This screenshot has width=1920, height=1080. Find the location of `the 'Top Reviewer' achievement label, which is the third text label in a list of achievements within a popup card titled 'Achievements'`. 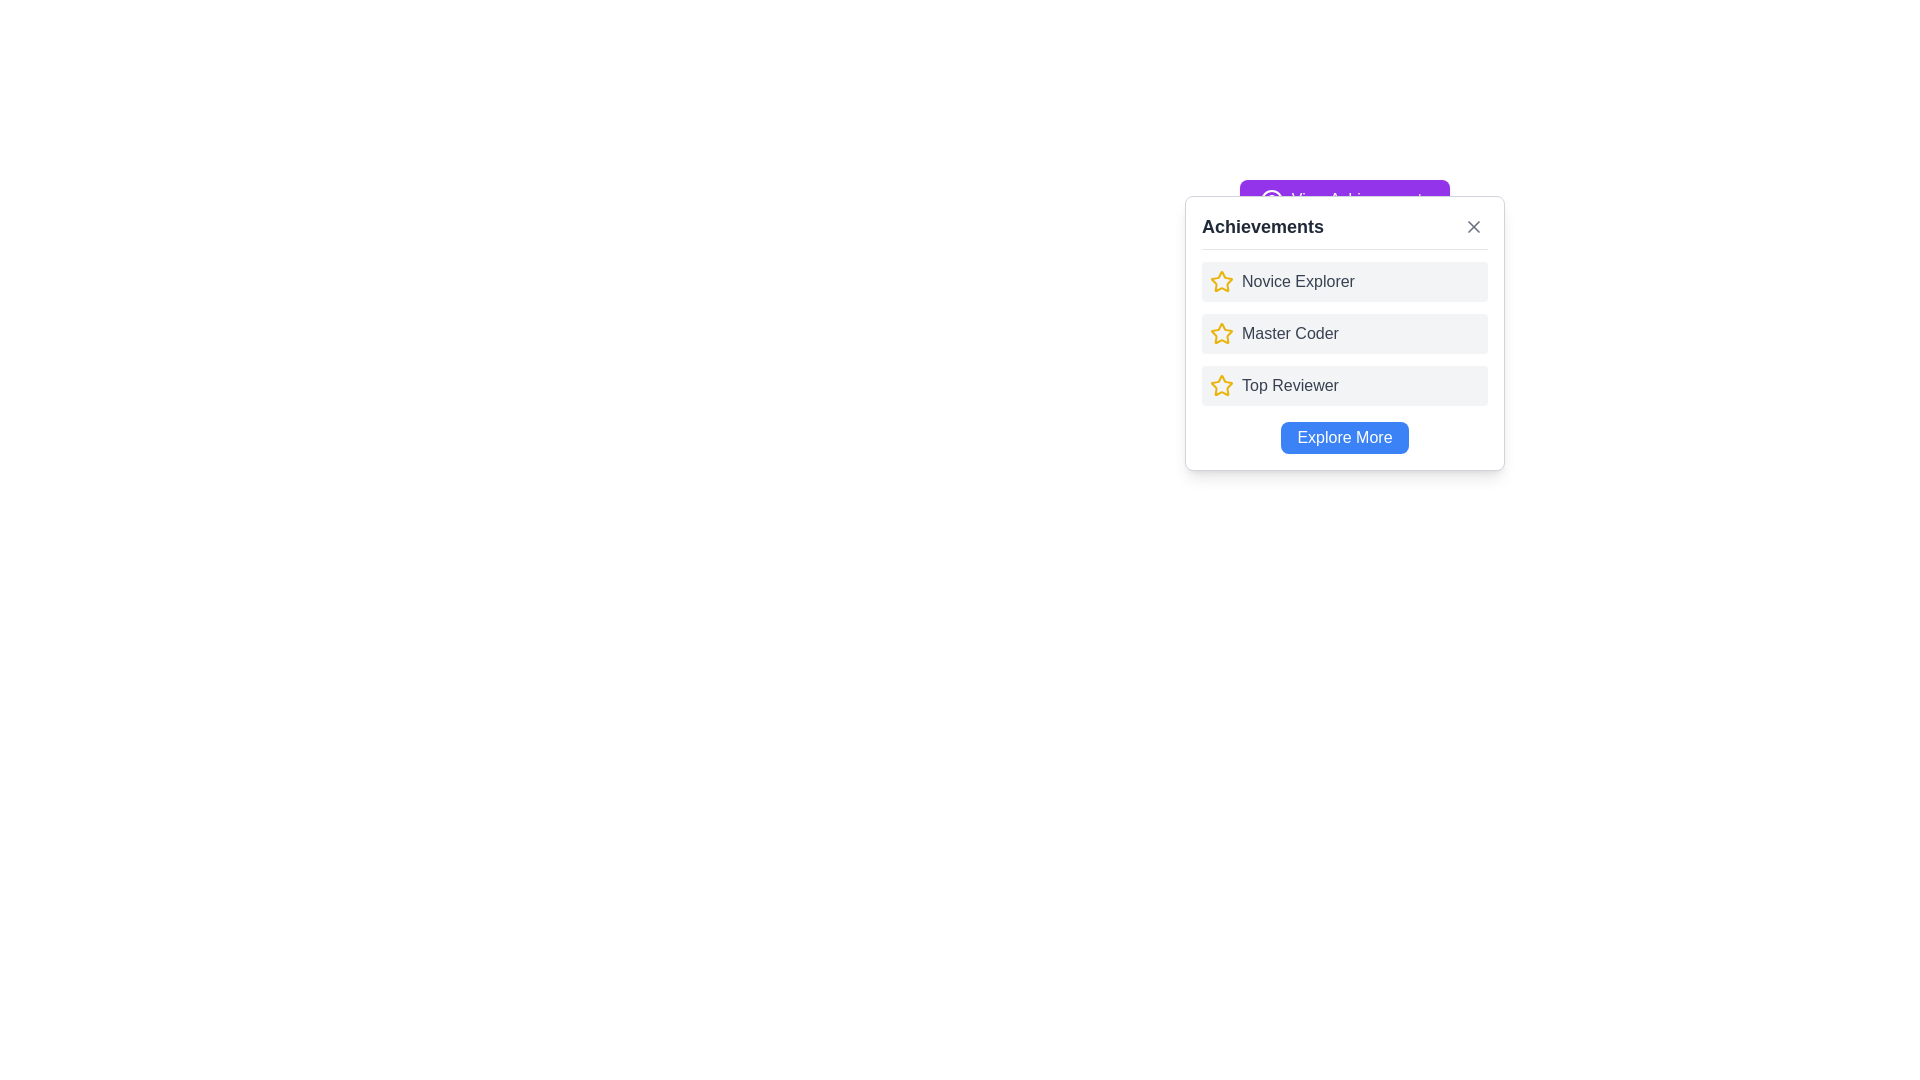

the 'Top Reviewer' achievement label, which is the third text label in a list of achievements within a popup card titled 'Achievements' is located at coordinates (1290, 385).